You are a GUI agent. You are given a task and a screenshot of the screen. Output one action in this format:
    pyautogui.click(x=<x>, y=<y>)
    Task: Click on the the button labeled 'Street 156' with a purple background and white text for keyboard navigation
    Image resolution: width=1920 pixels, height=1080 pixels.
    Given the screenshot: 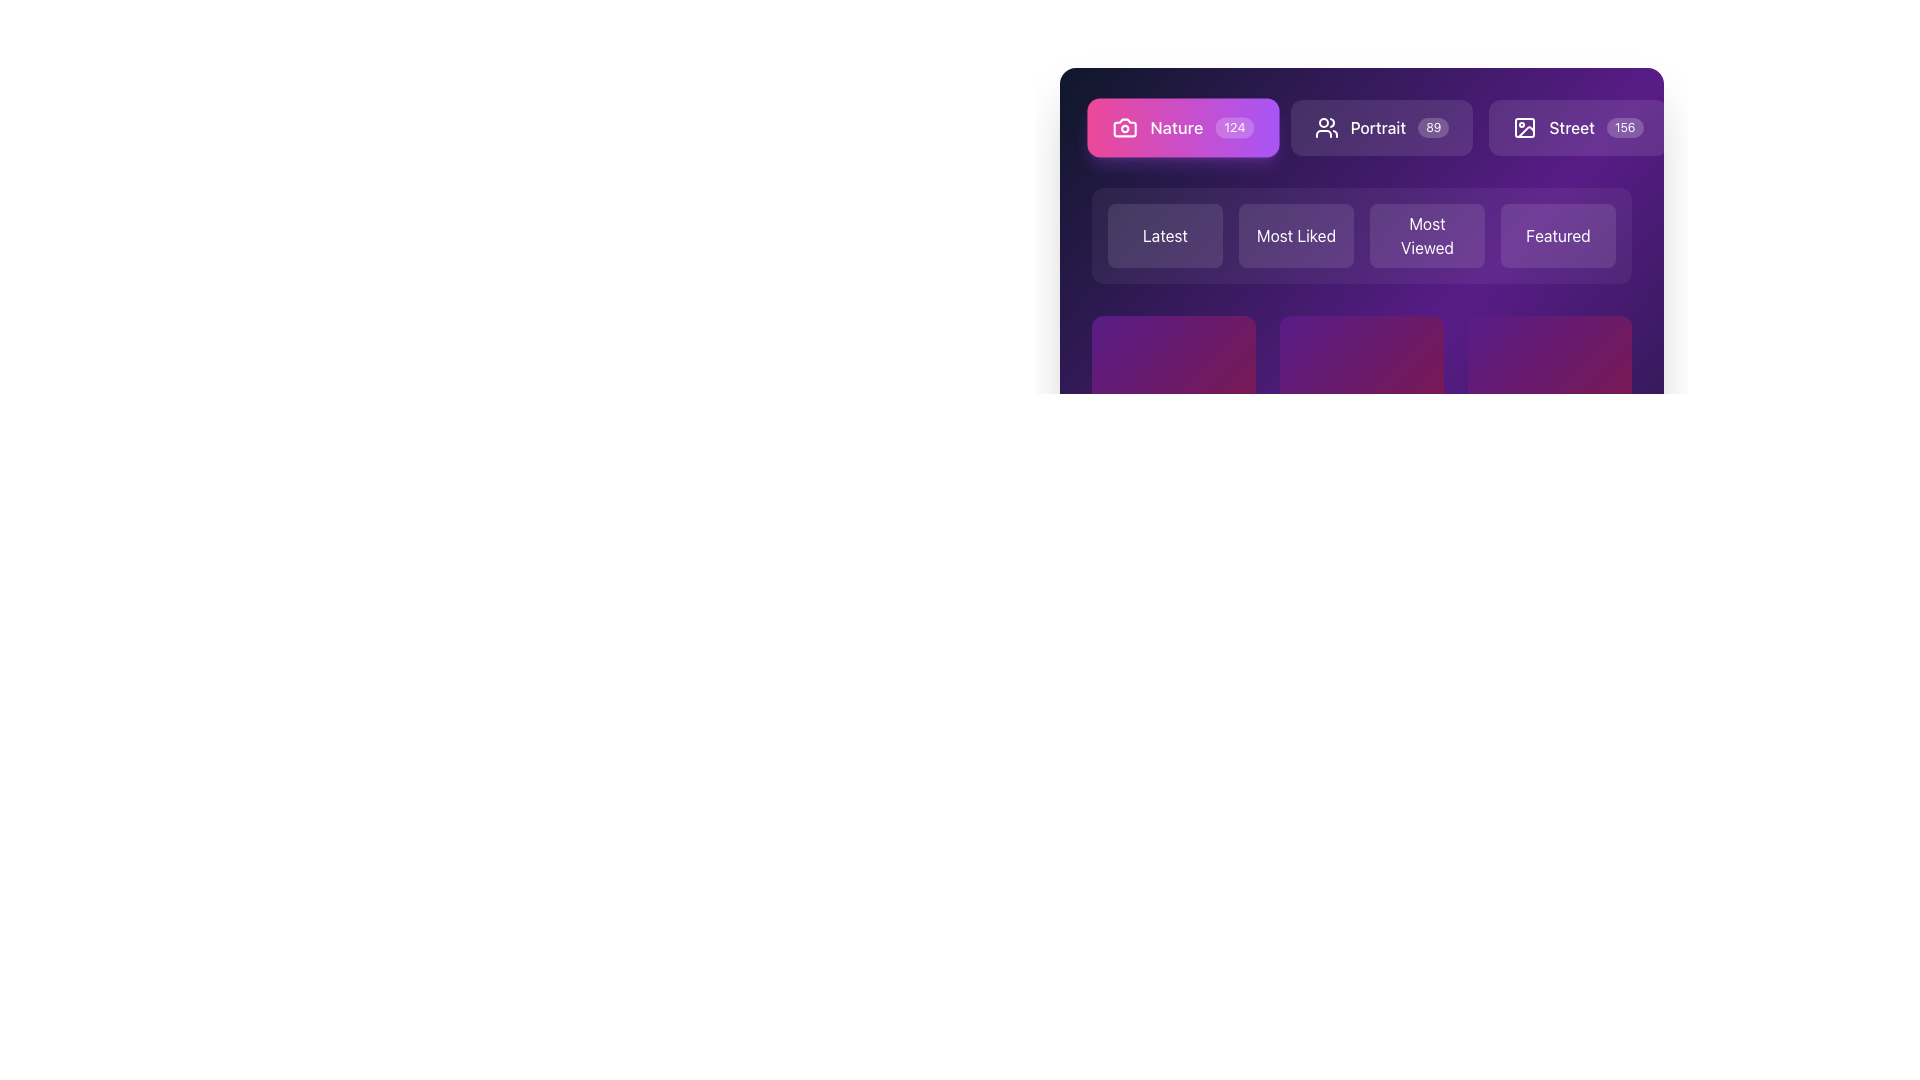 What is the action you would take?
    pyautogui.click(x=1577, y=127)
    